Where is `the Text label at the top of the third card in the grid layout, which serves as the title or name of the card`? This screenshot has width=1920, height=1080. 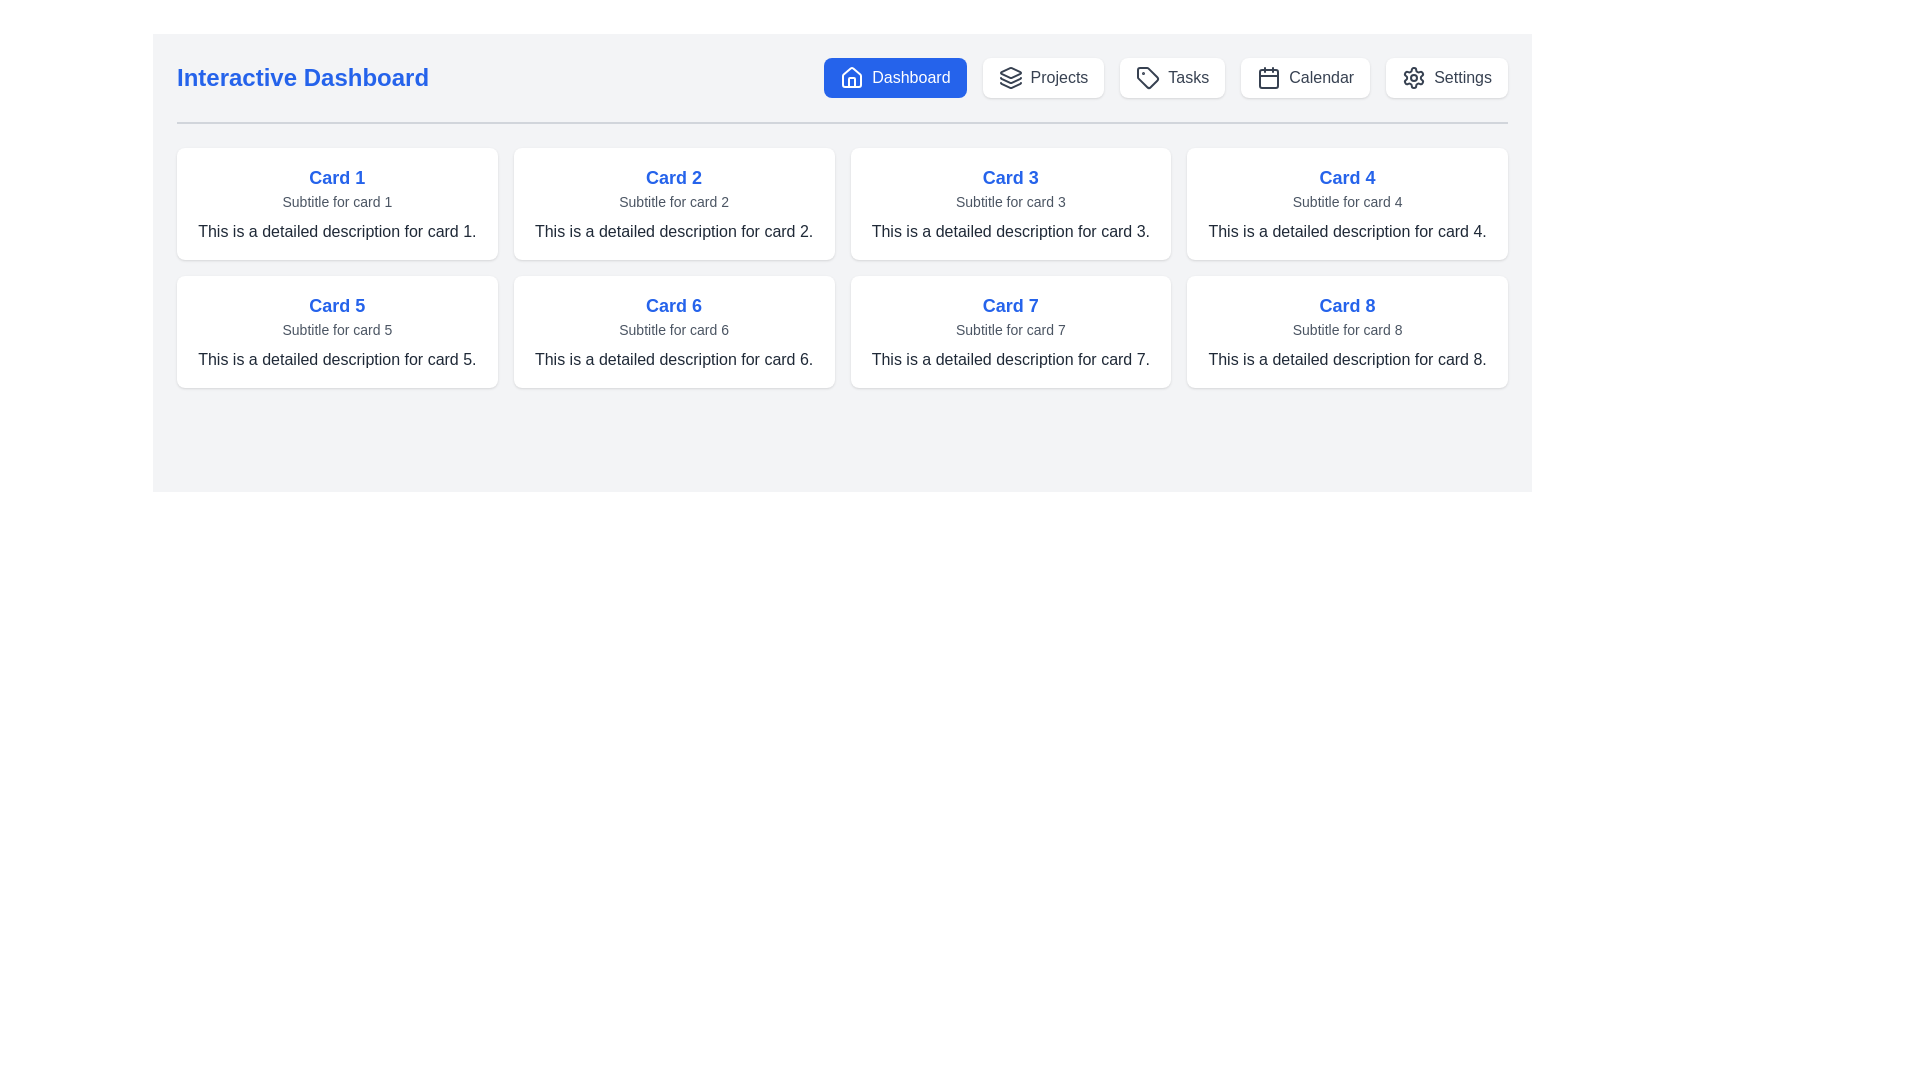
the Text label at the top of the third card in the grid layout, which serves as the title or name of the card is located at coordinates (1010, 176).